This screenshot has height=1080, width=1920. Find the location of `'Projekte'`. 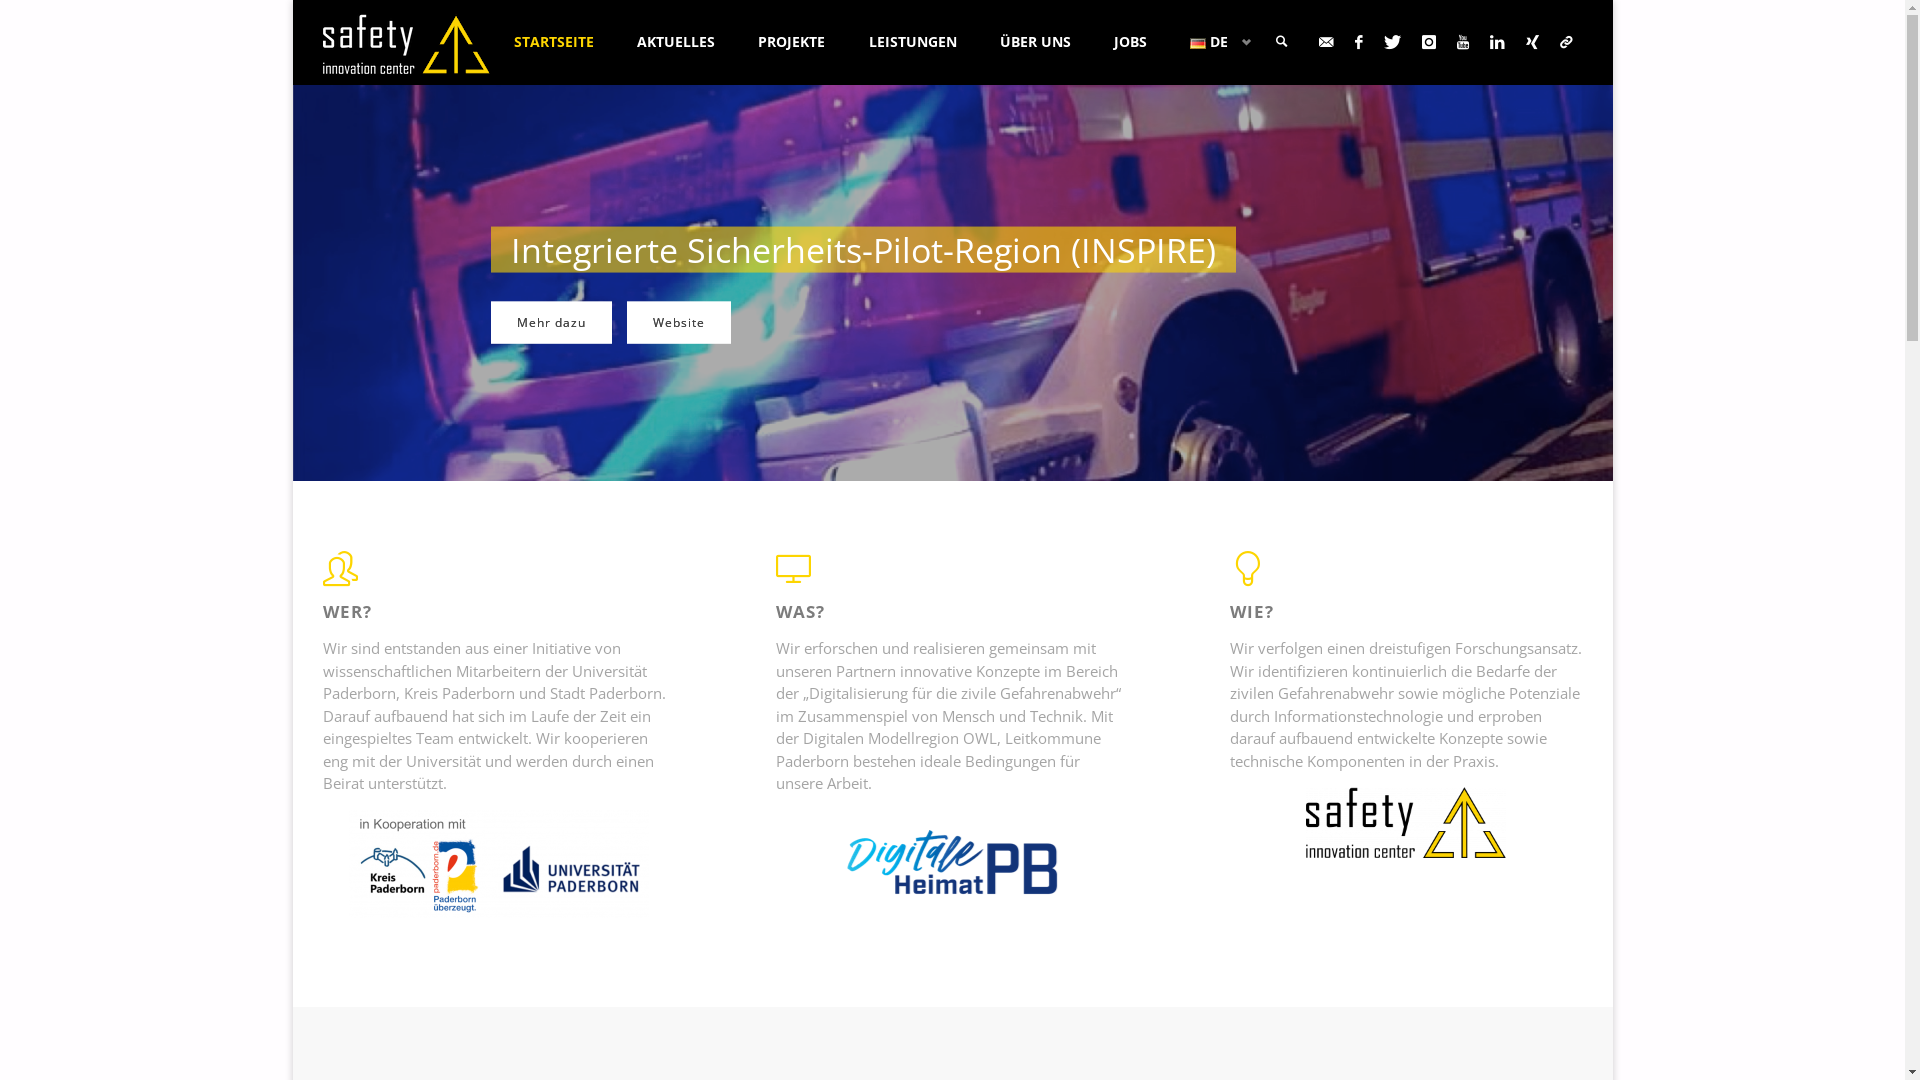

'Projekte' is located at coordinates (670, 322).